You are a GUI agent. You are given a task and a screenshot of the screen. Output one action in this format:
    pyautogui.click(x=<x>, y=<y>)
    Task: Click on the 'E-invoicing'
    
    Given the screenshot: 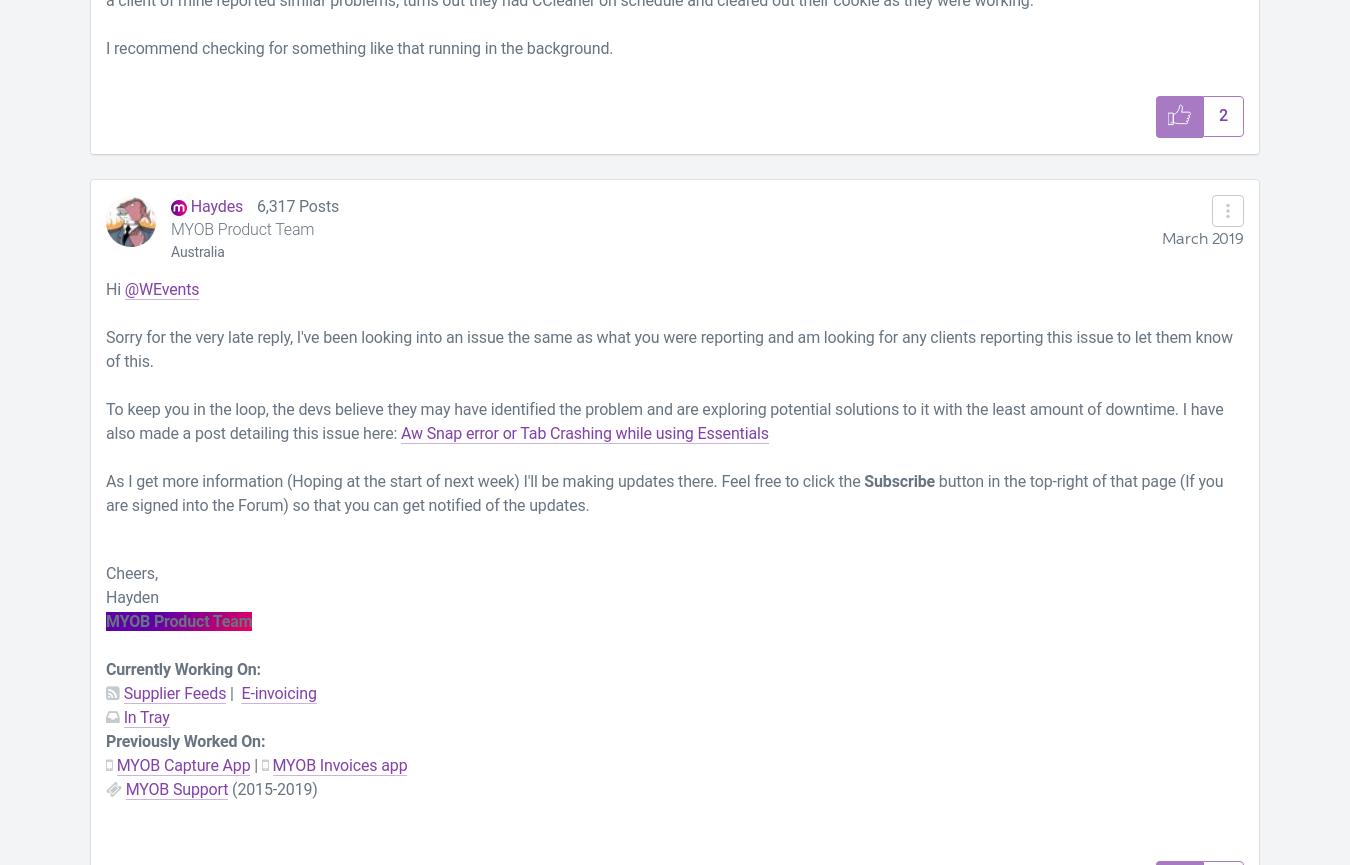 What is the action you would take?
    pyautogui.click(x=277, y=692)
    